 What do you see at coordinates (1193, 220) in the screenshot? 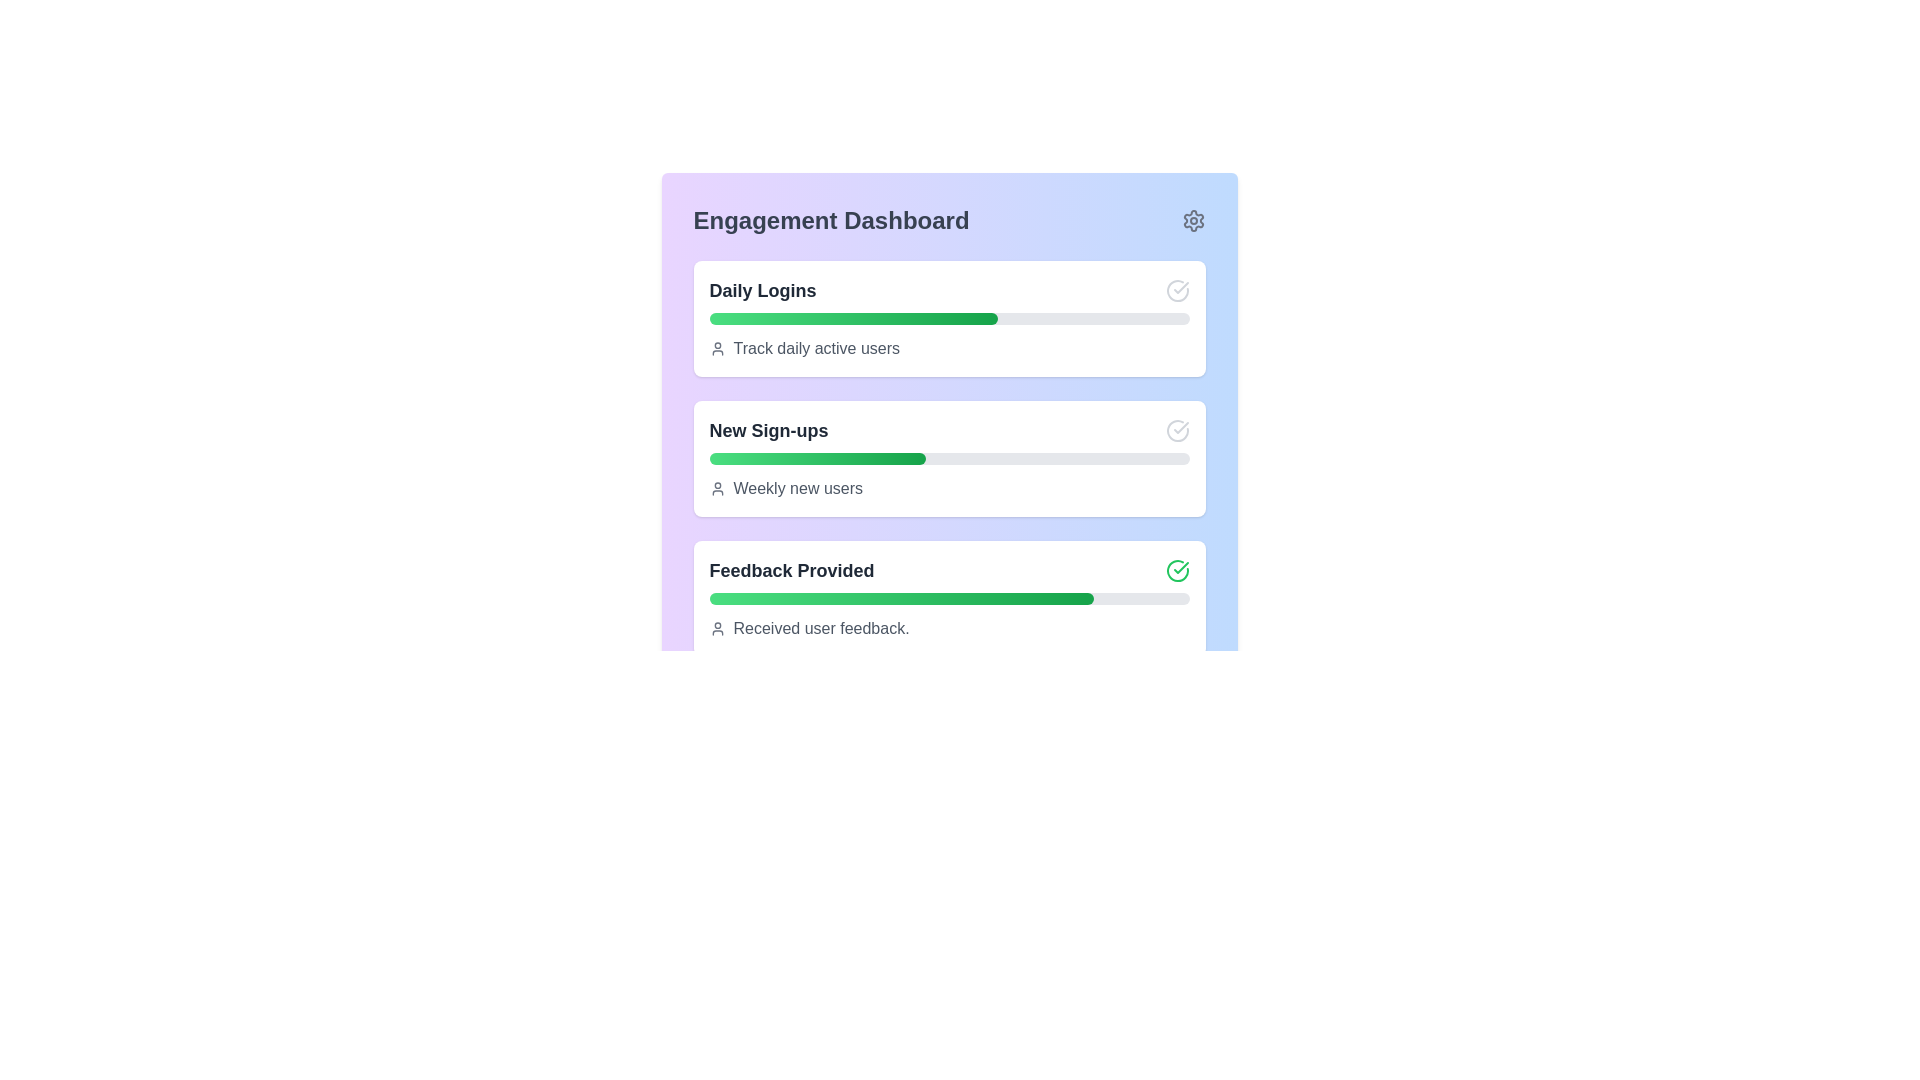
I see `the settings icon located to the right of the 'Engagement Dashboard' heading` at bounding box center [1193, 220].